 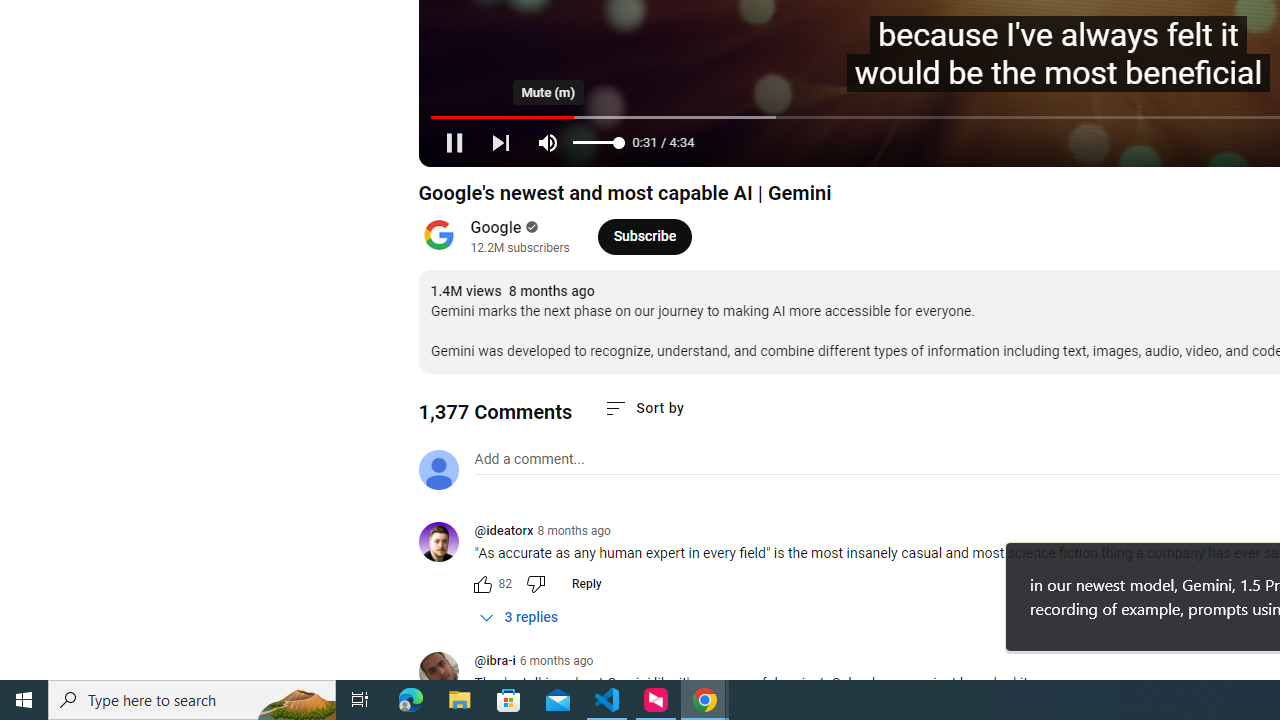 What do you see at coordinates (530, 226) in the screenshot?
I see `'Verified'` at bounding box center [530, 226].